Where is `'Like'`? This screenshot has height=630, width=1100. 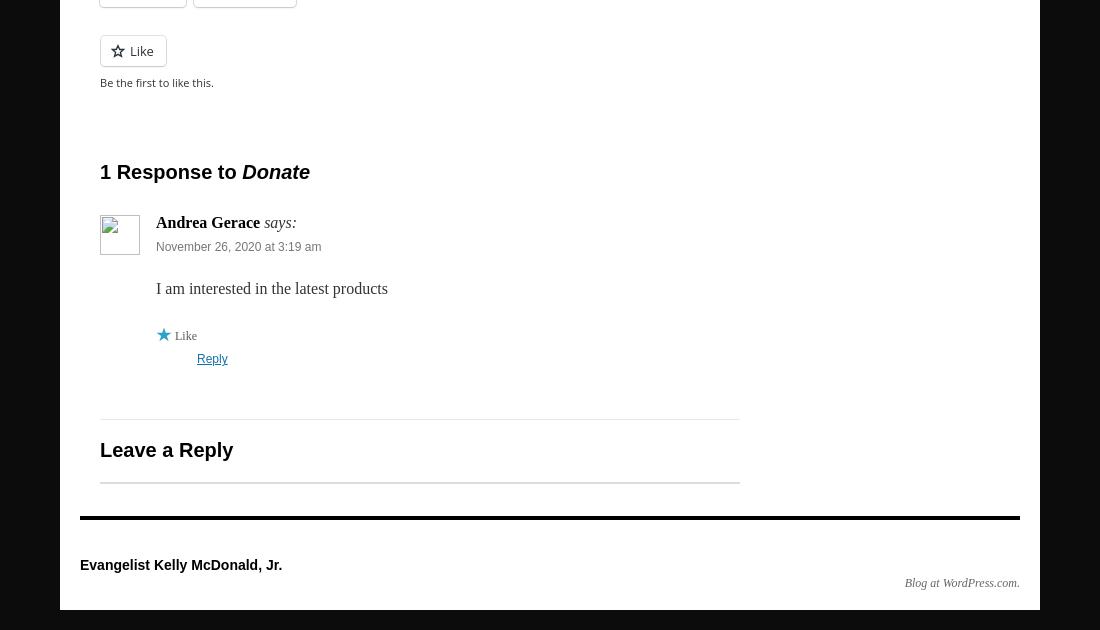
'Like' is located at coordinates (185, 334).